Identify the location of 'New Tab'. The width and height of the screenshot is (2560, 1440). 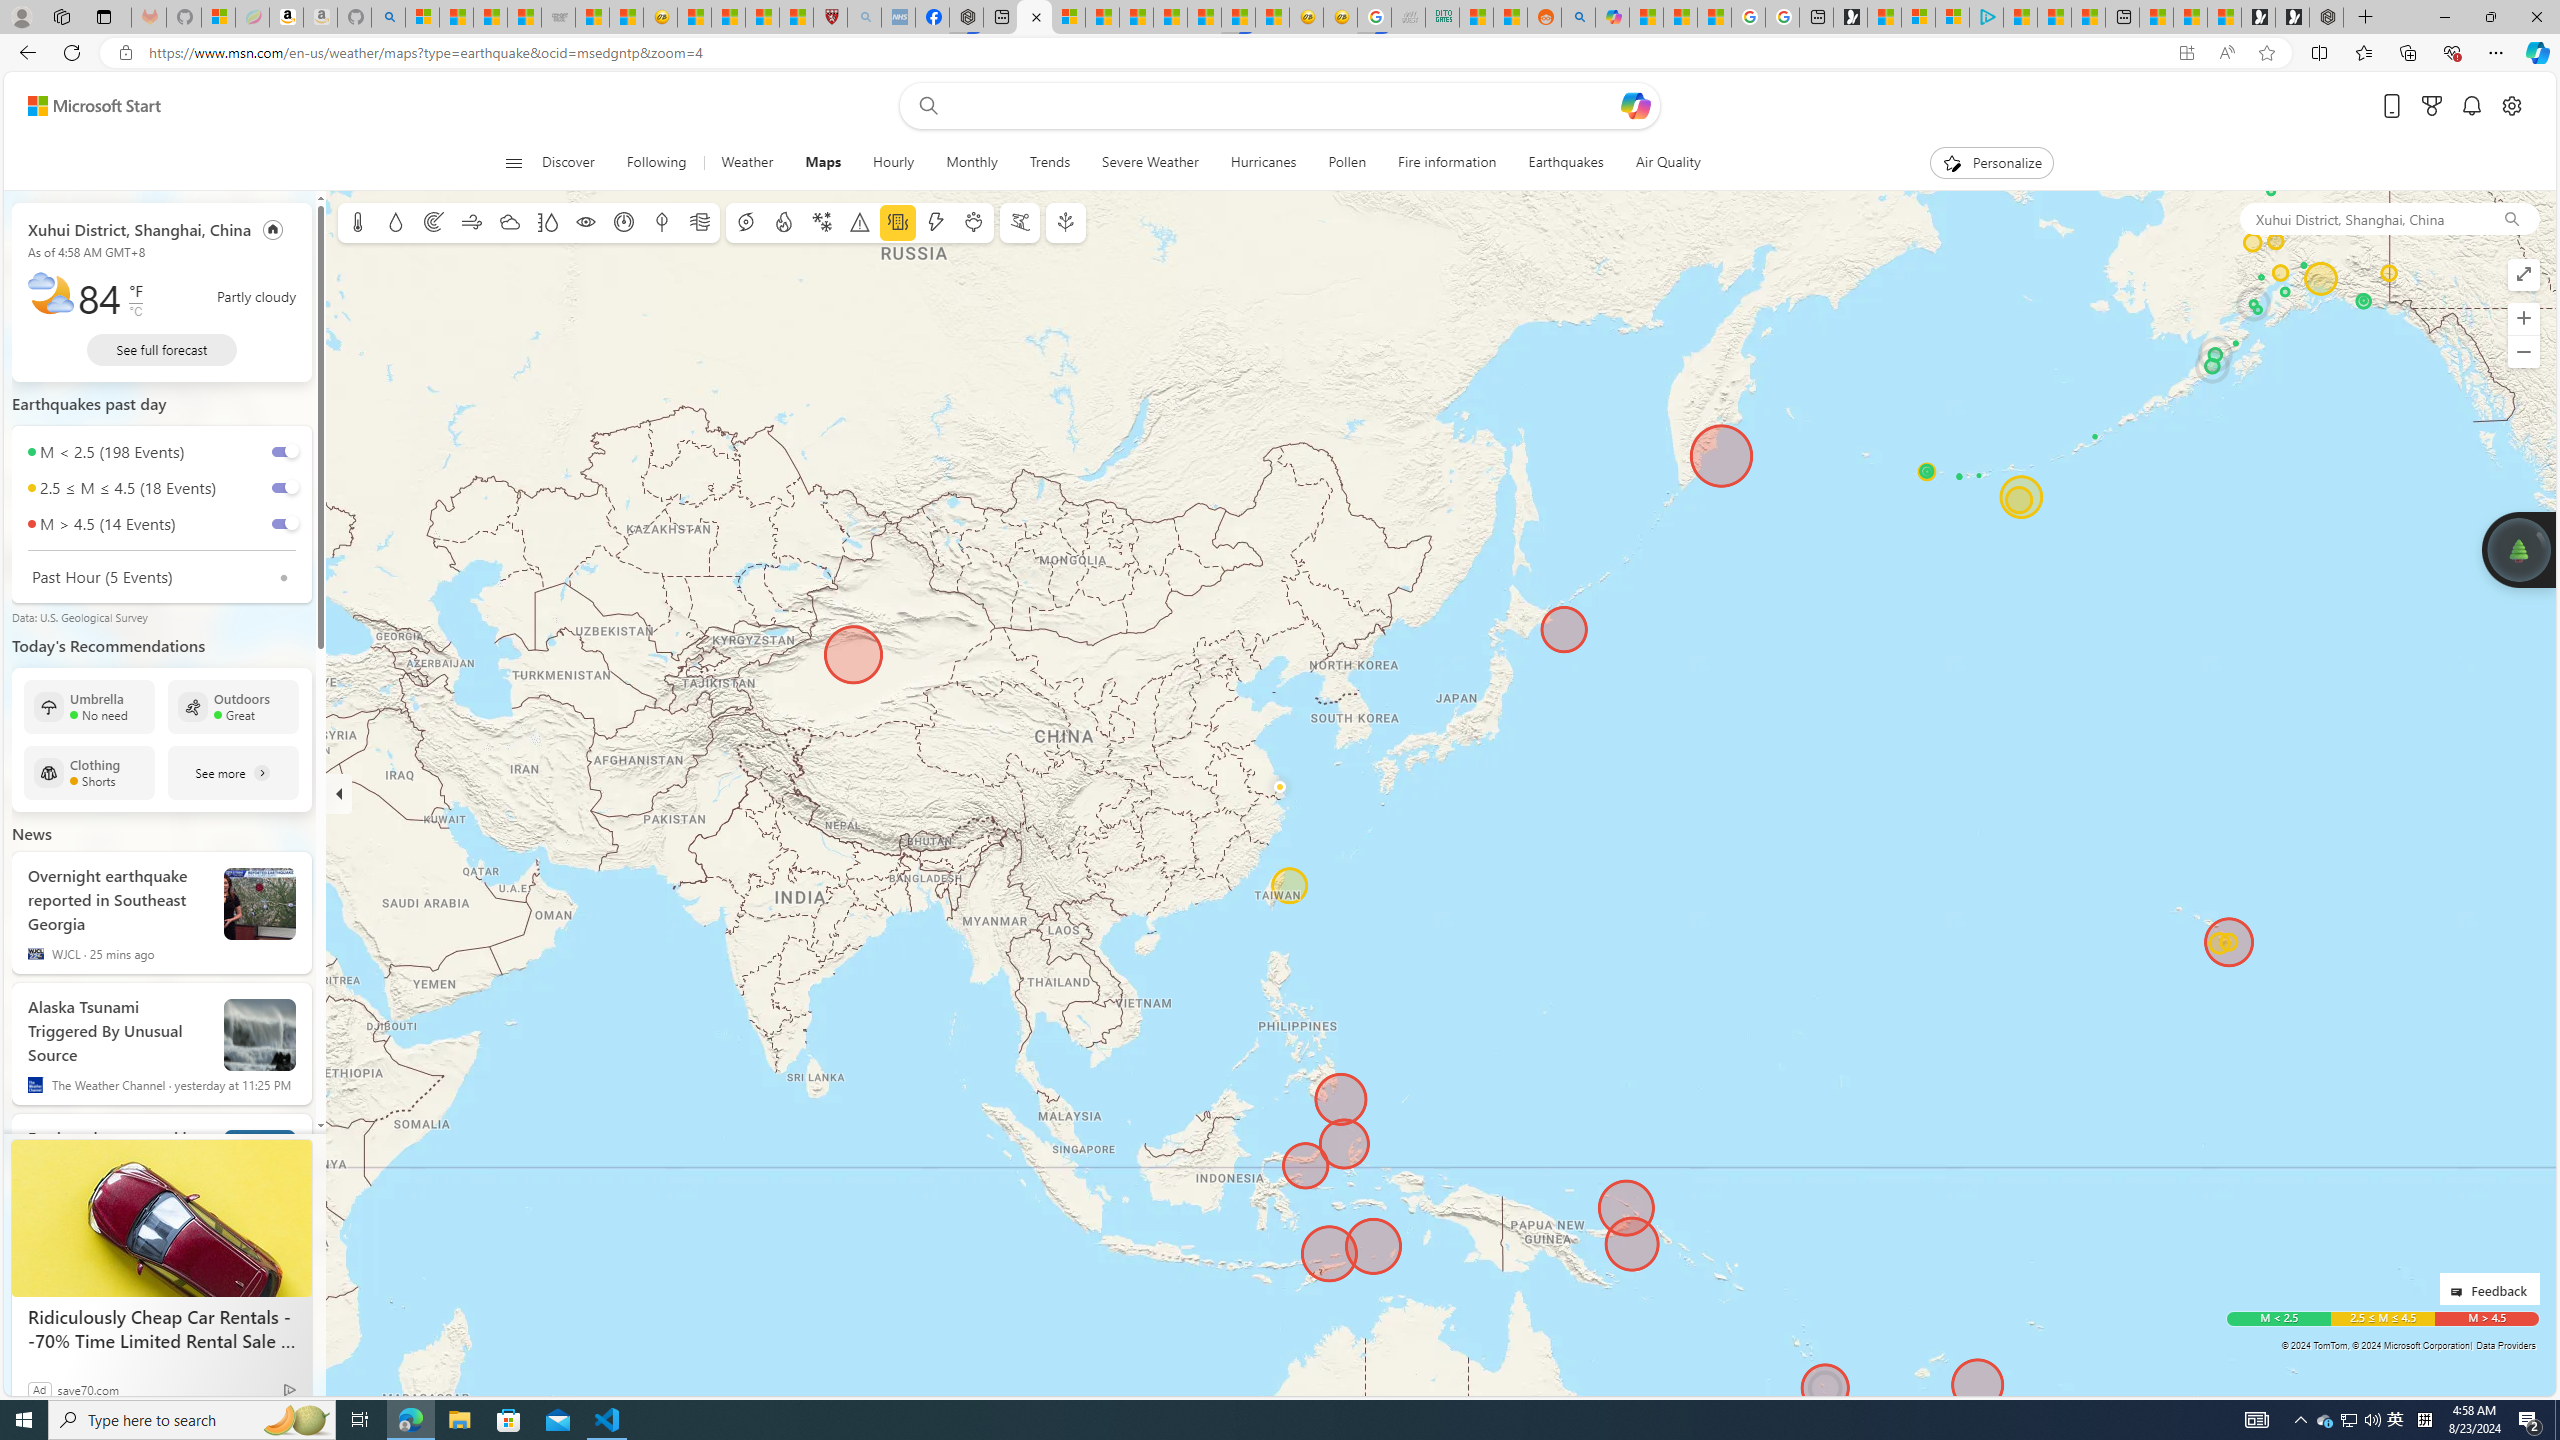
(2365, 16).